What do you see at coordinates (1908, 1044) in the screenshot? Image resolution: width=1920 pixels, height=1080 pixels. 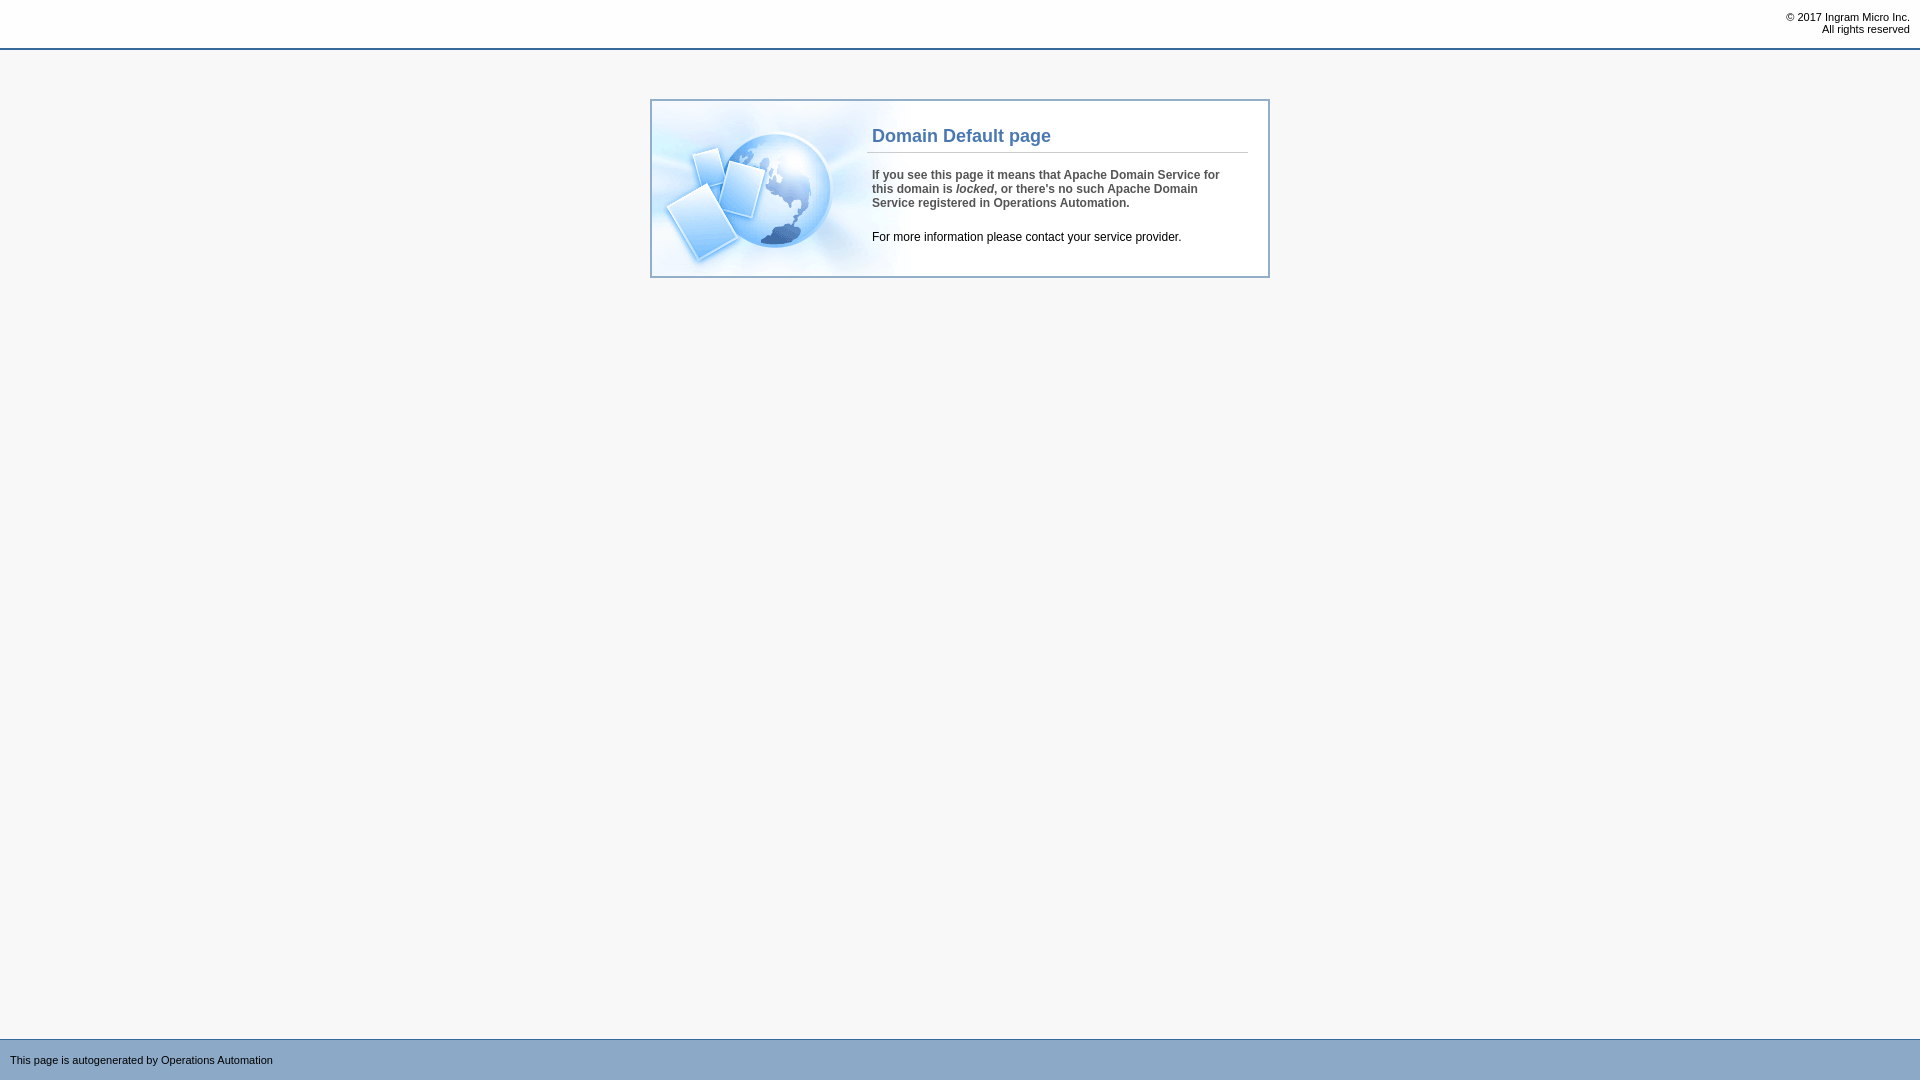 I see `'Powered by CloudBlue Commerce'` at bounding box center [1908, 1044].